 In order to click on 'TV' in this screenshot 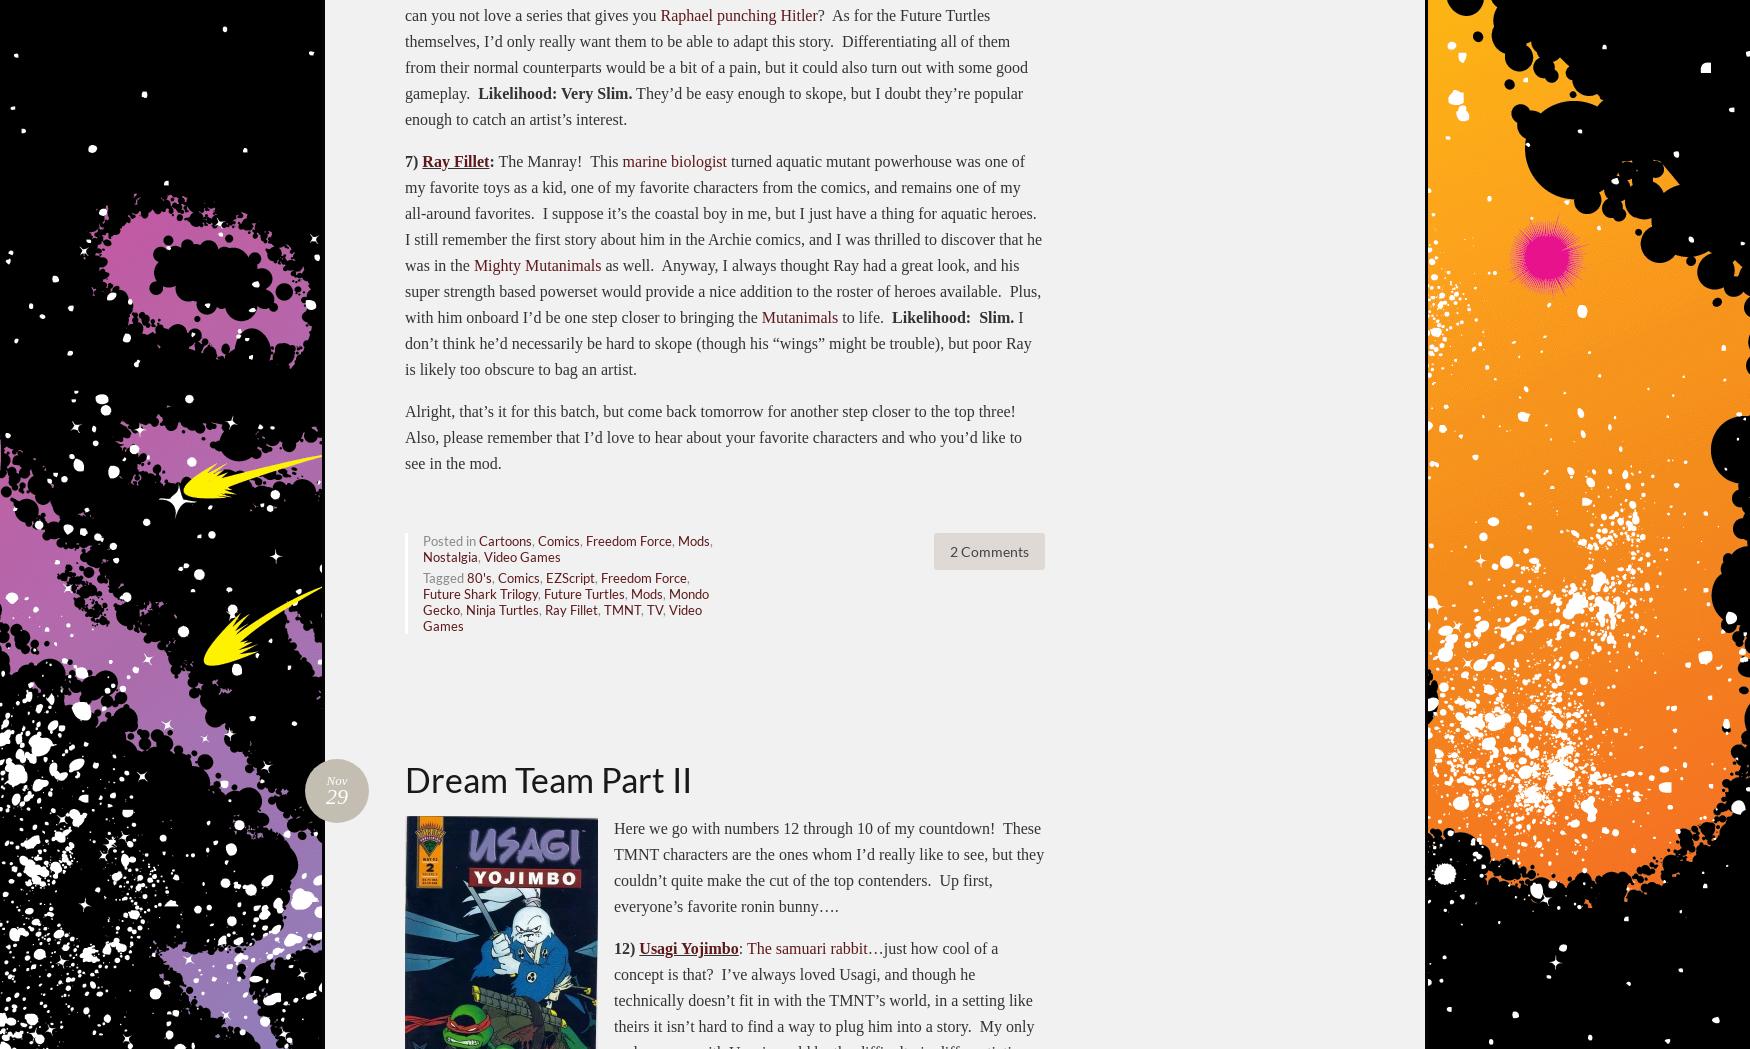, I will do `click(654, 609)`.